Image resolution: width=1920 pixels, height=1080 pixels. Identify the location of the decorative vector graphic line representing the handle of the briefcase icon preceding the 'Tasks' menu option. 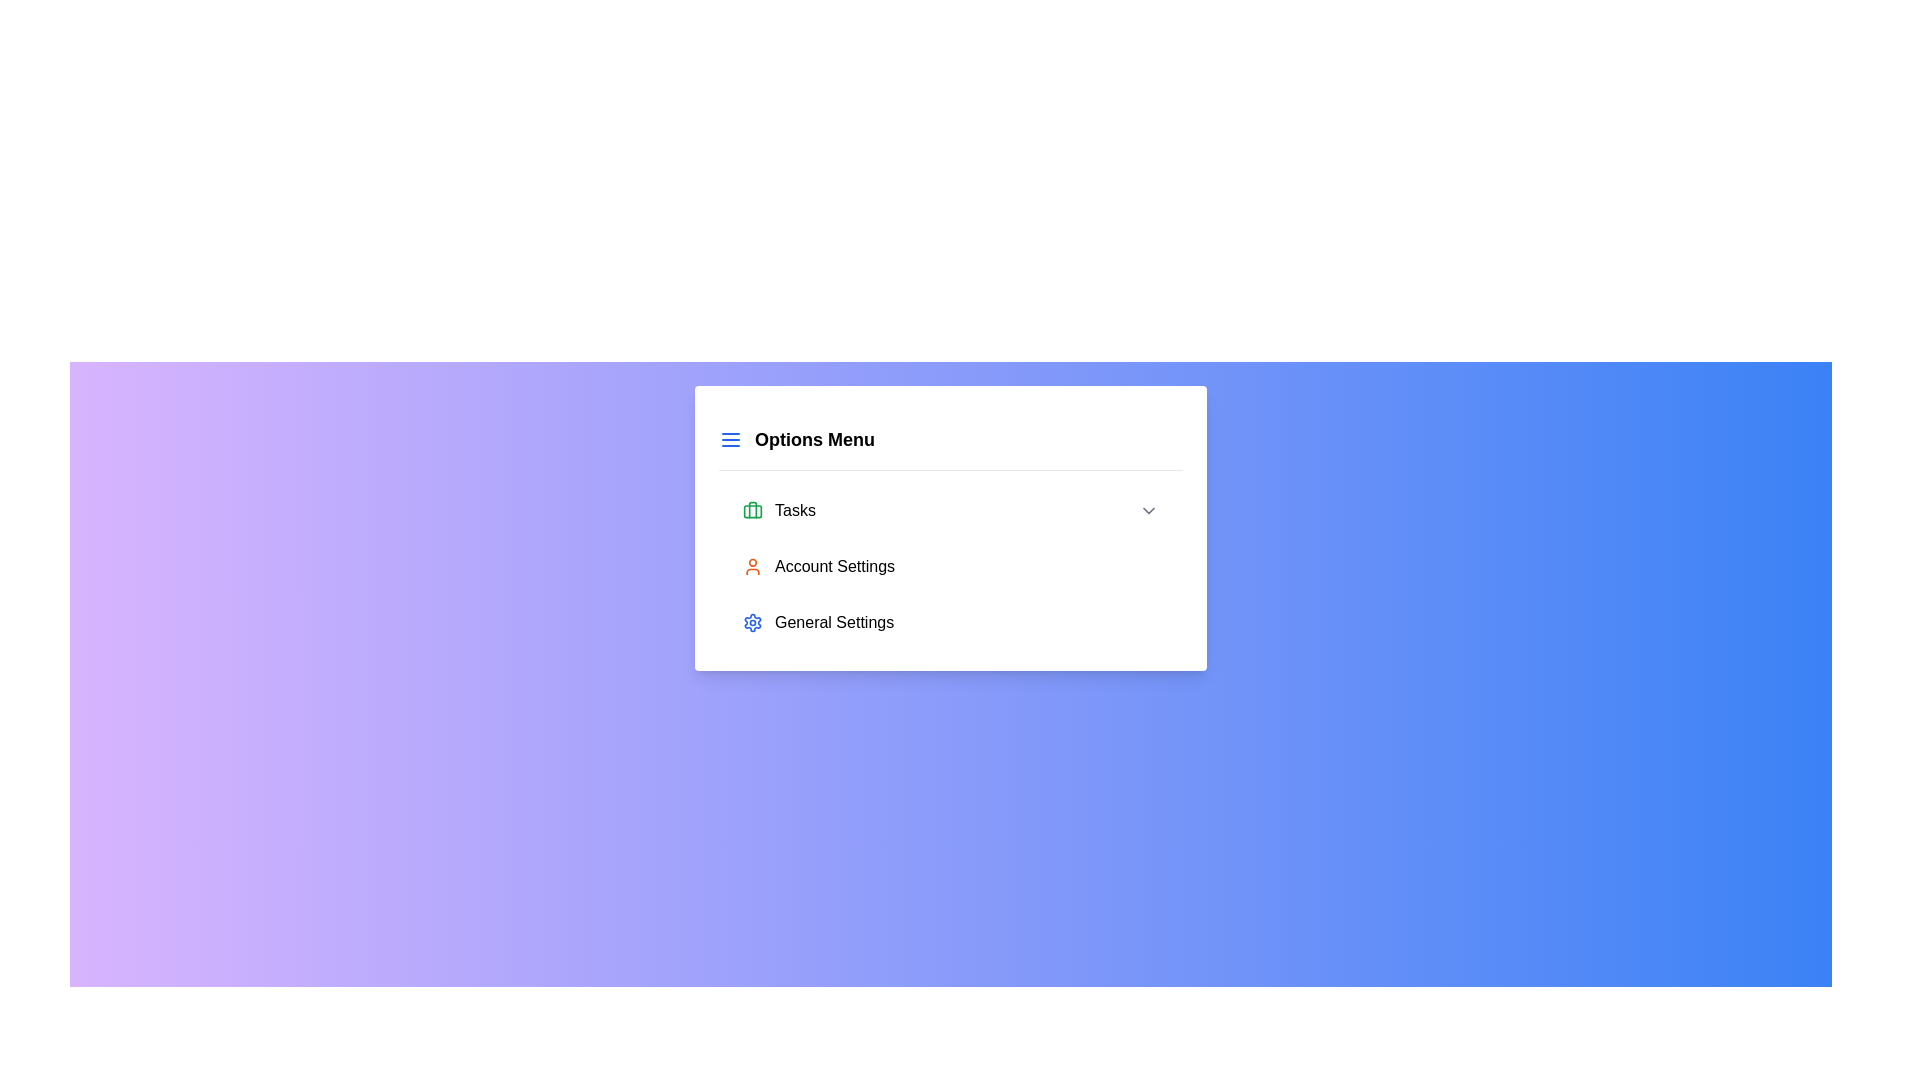
(752, 508).